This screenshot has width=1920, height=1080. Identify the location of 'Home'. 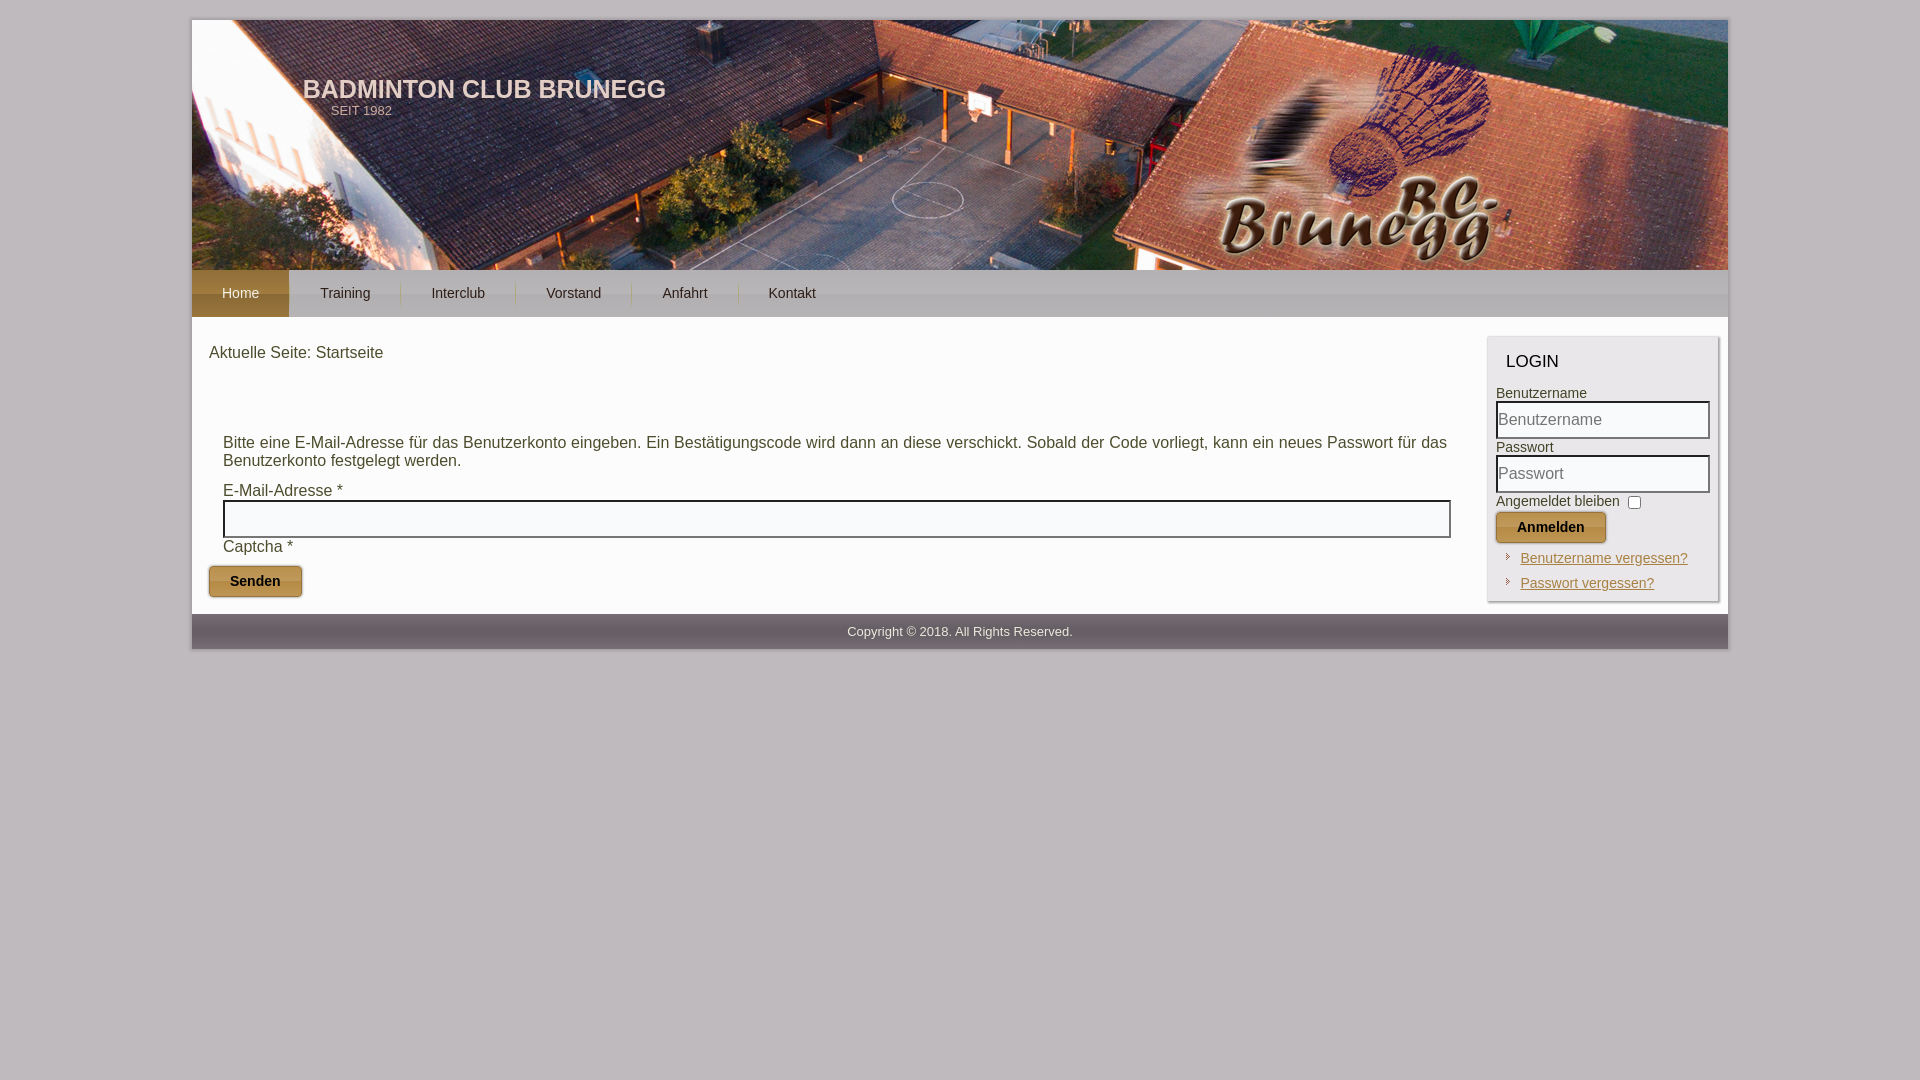
(240, 293).